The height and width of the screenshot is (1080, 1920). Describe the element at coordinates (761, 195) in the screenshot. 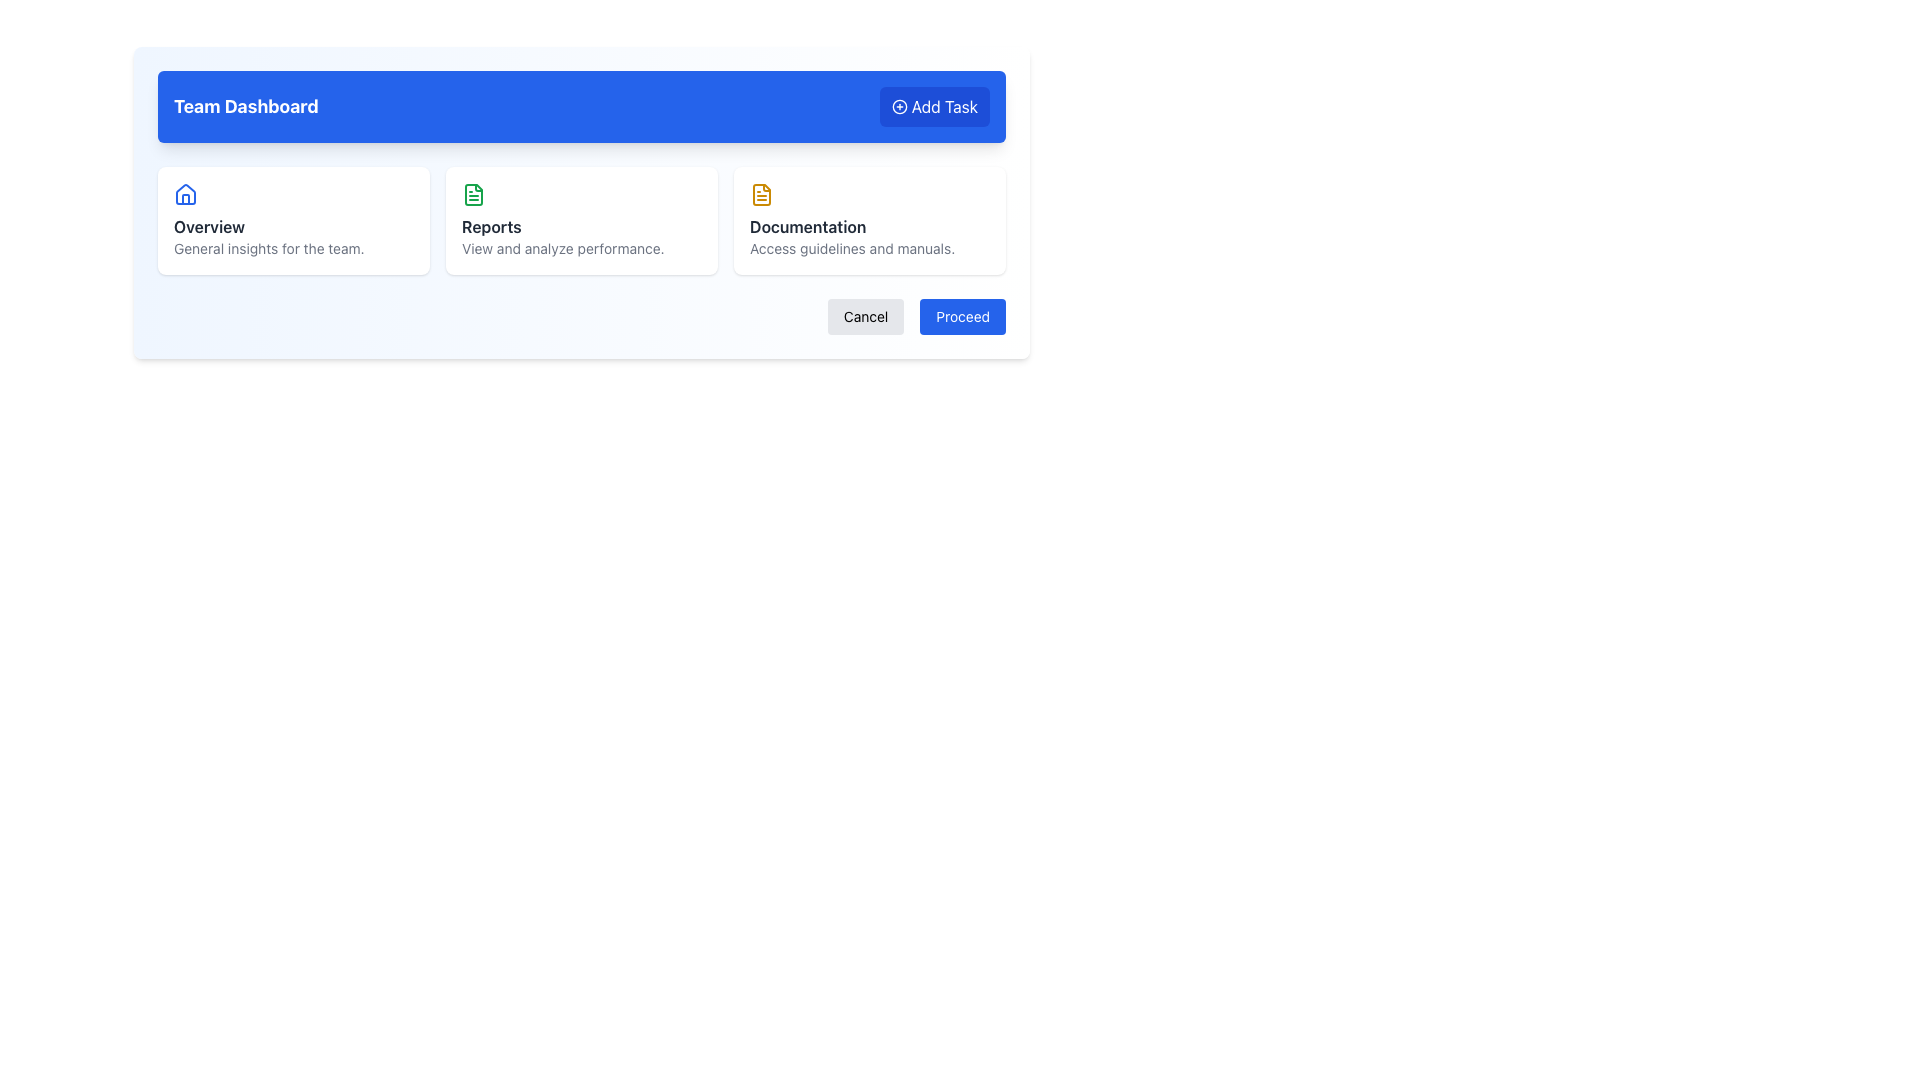

I see `the yellow document file icon located above the 'Documentation' text within the third card of the row labeled 'Overview', 'Reports', and 'Documentation'` at that location.